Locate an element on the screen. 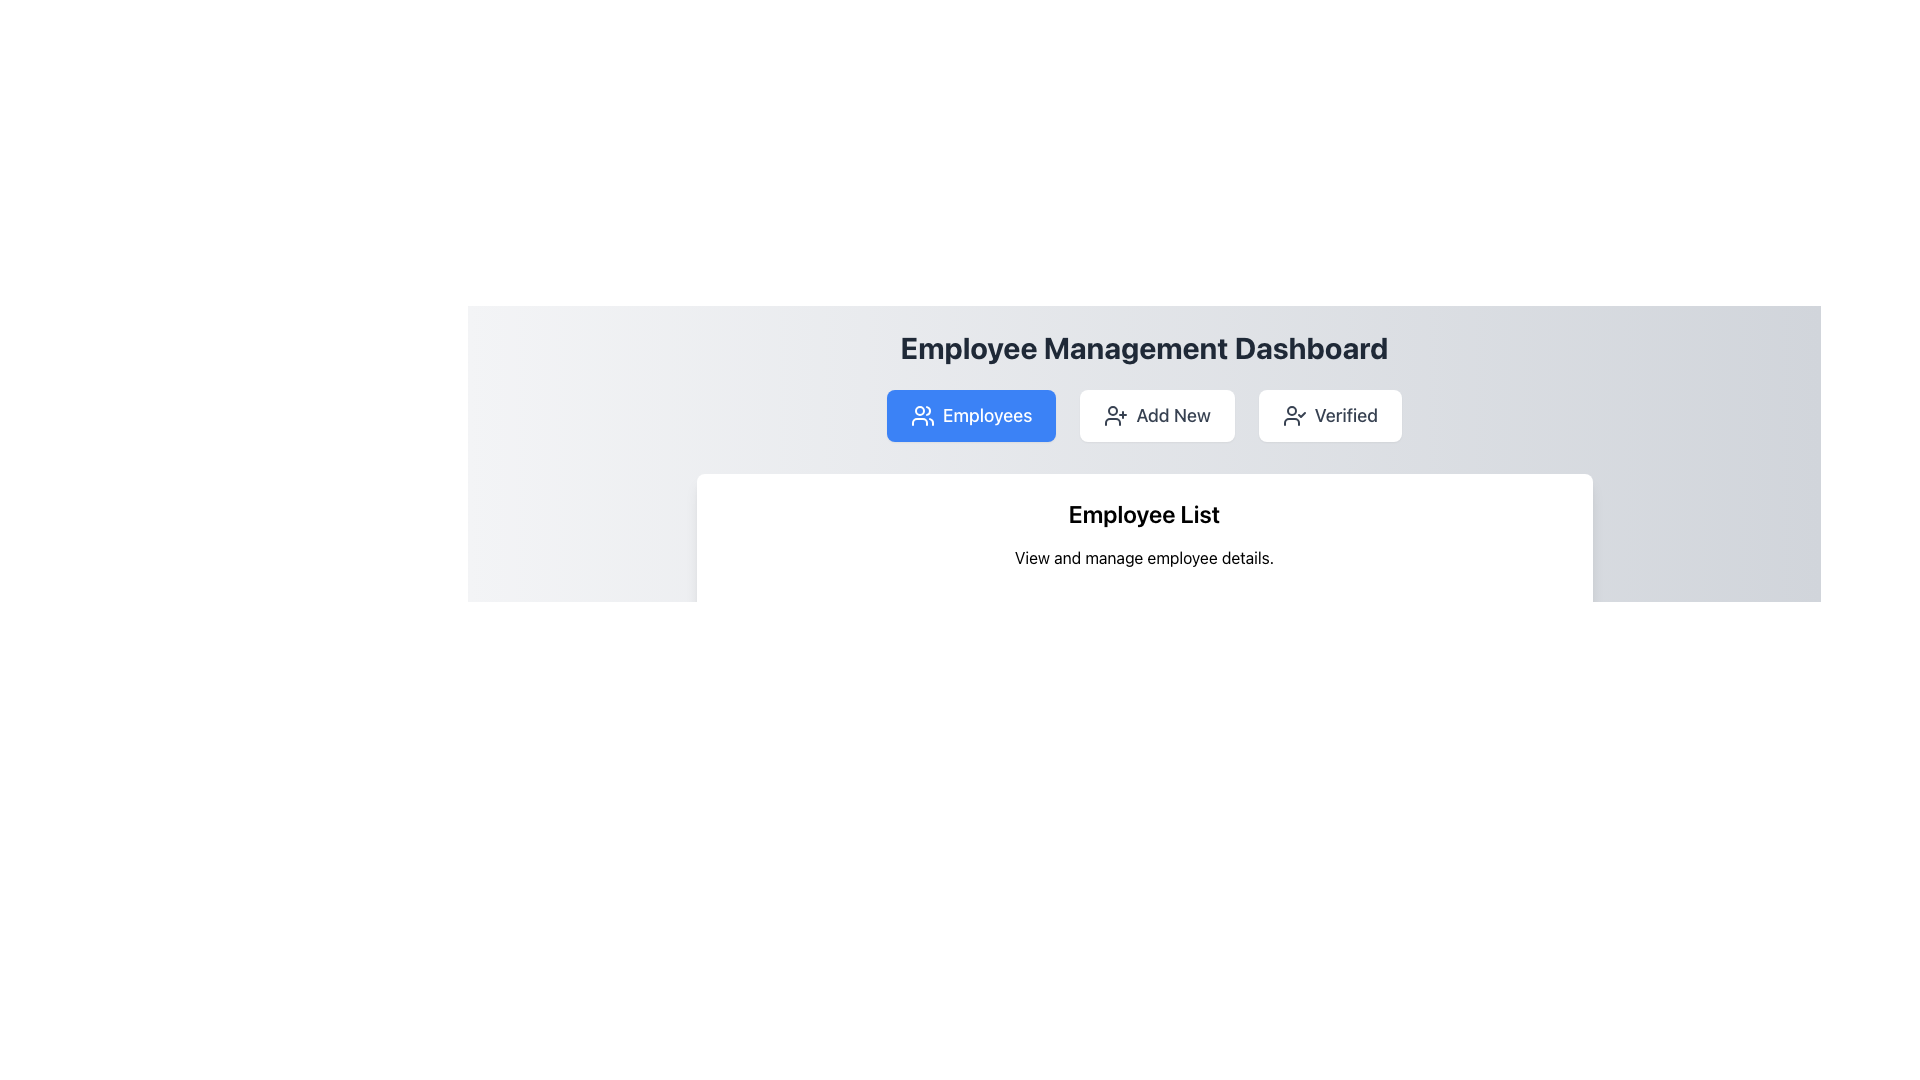 The image size is (1920, 1080). the 'Employee List' heading, which is styled with a bold and large font size, positioned above the sentence 'View and manage employee details.' and directly below the toolbar with action buttons is located at coordinates (1144, 512).